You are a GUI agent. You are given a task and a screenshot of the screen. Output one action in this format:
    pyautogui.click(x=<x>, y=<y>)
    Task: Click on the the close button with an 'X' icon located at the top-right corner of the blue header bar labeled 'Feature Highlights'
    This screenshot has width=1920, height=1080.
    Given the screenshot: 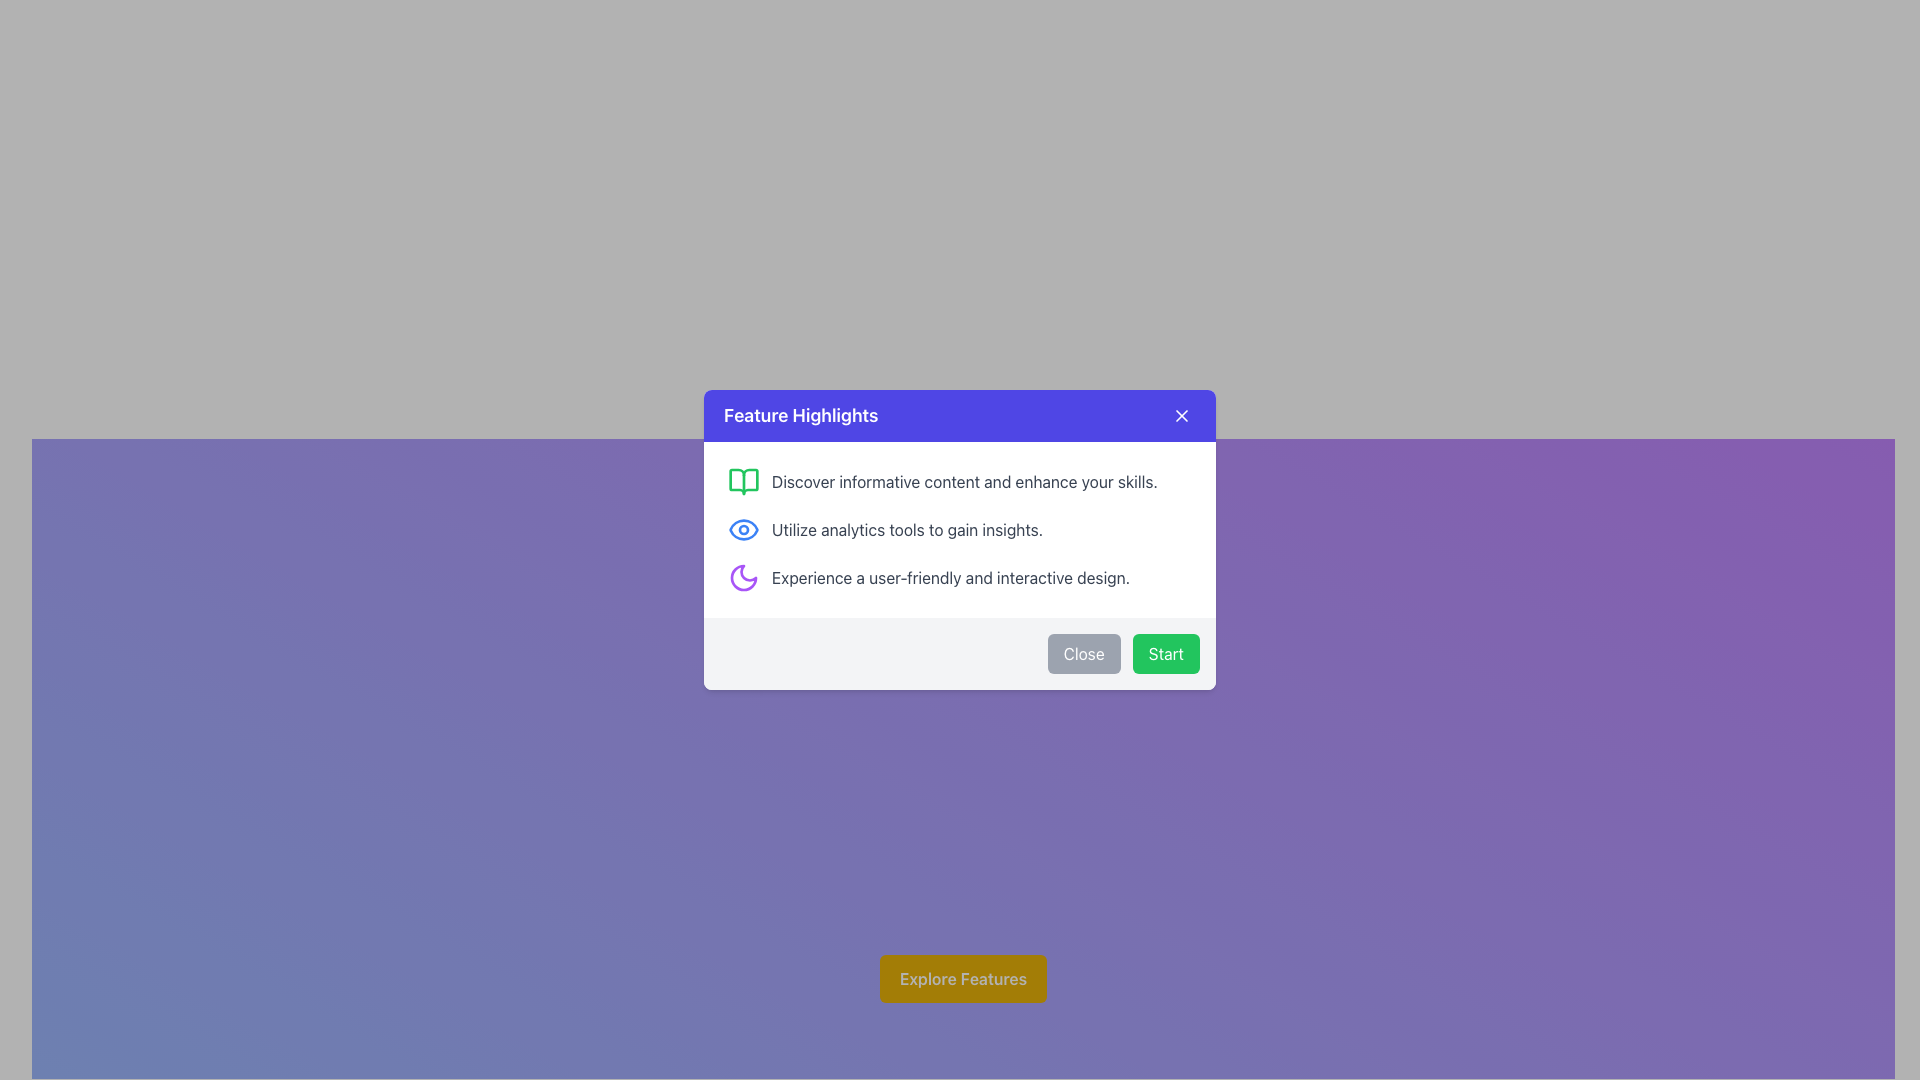 What is the action you would take?
    pyautogui.click(x=1181, y=415)
    